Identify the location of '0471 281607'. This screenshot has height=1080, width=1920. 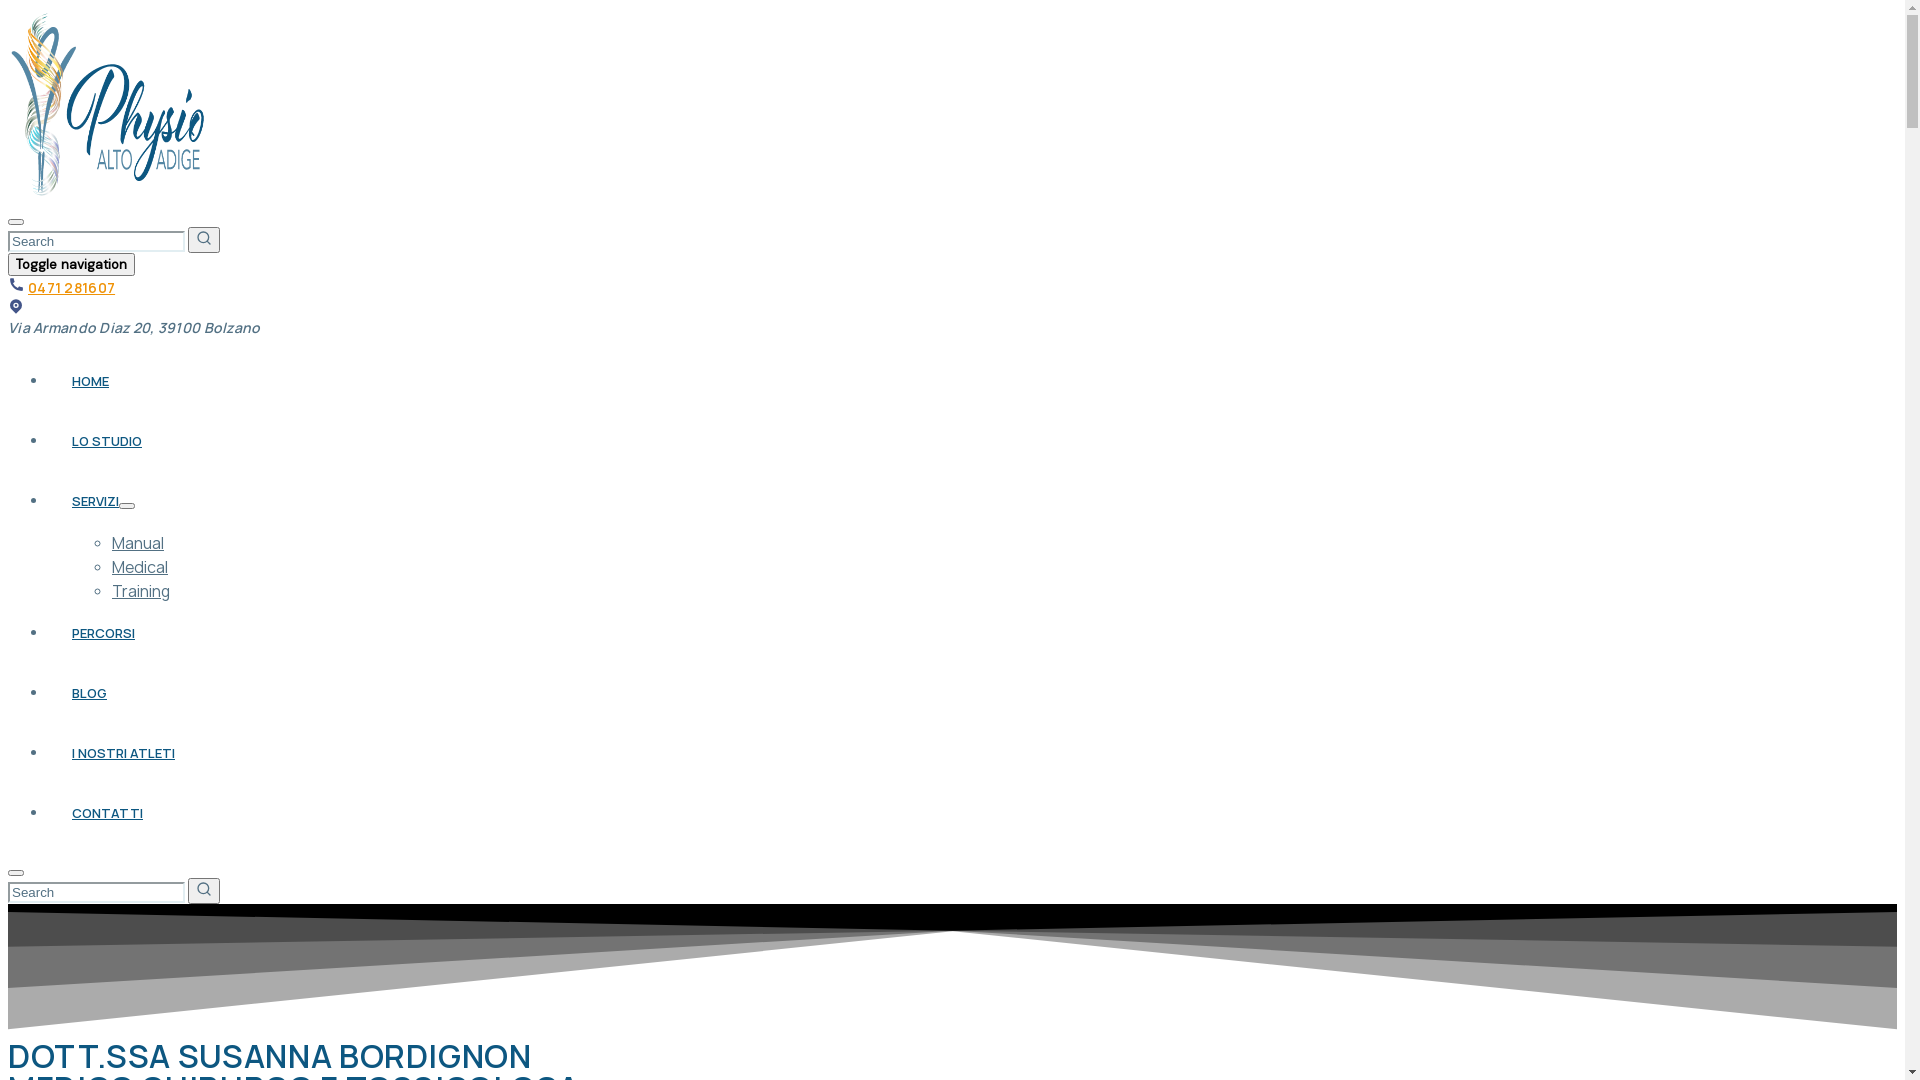
(71, 287).